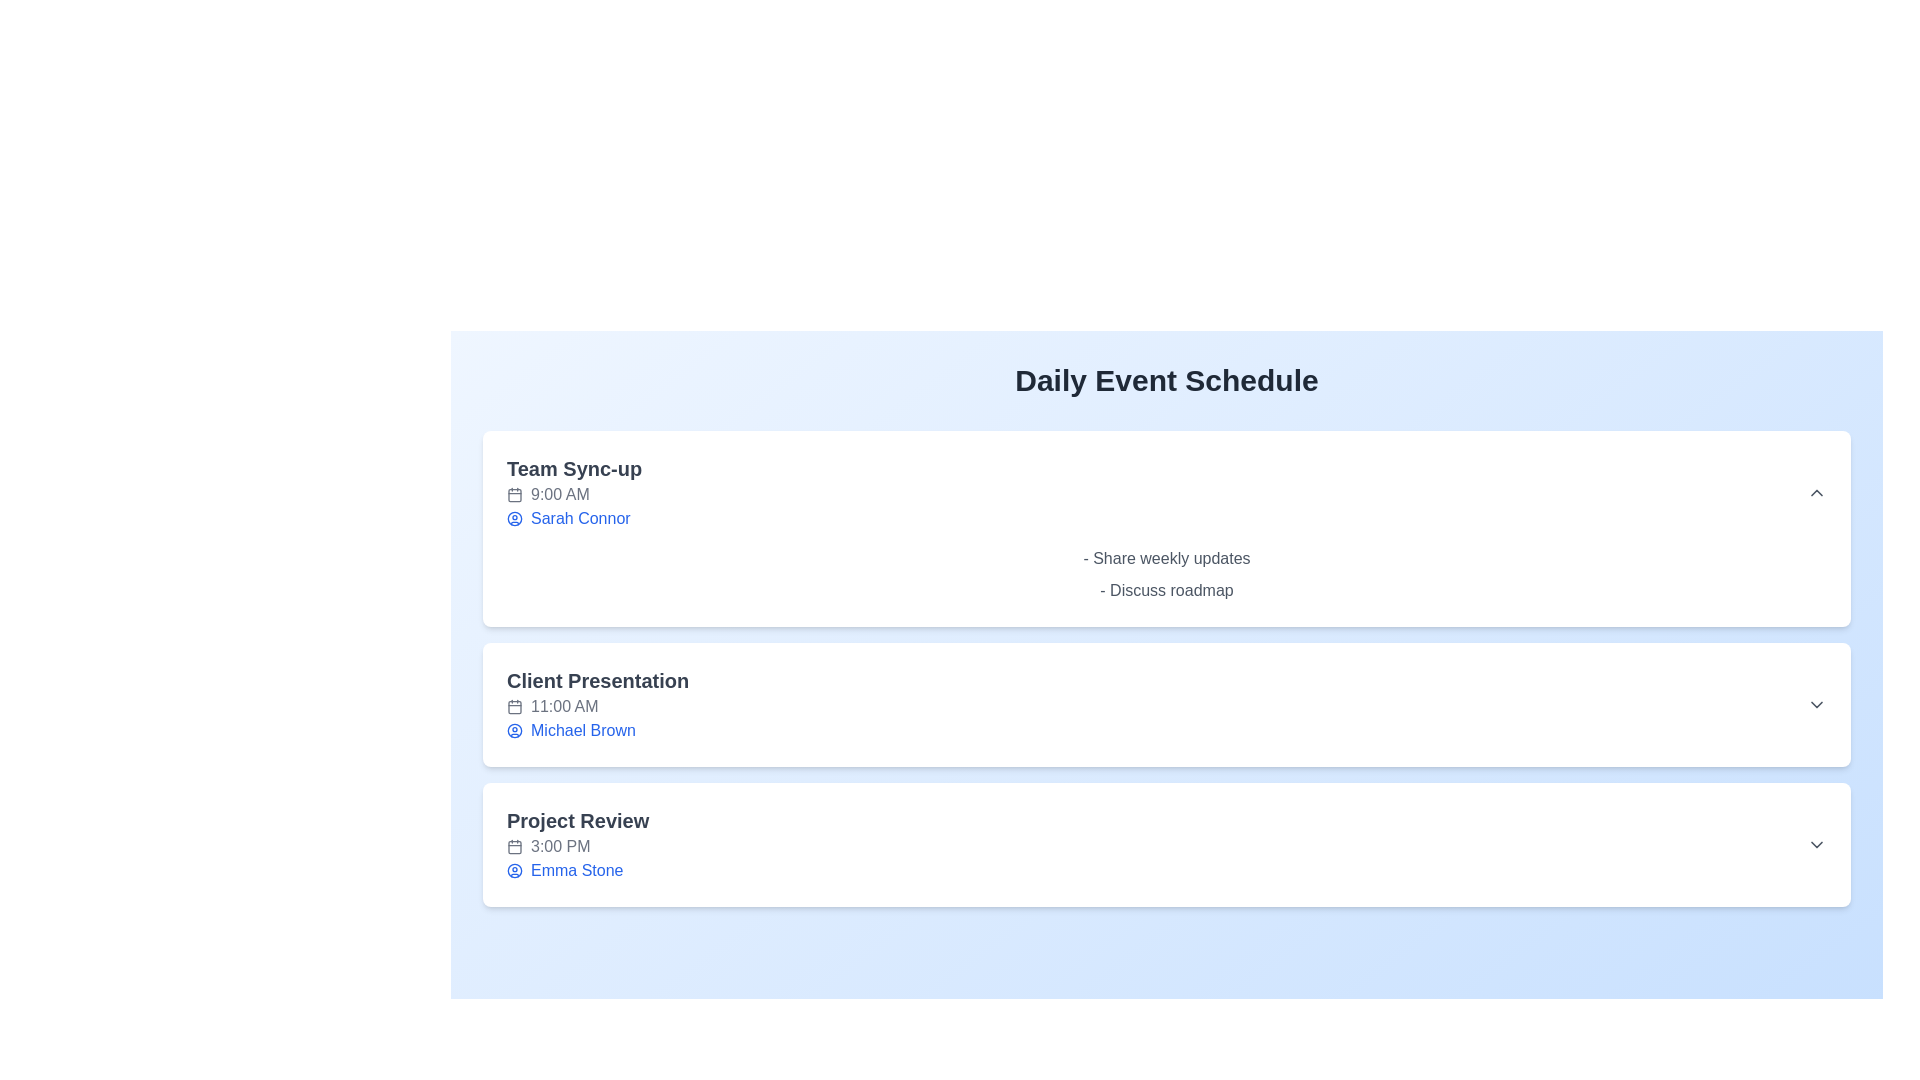 Image resolution: width=1920 pixels, height=1080 pixels. Describe the element at coordinates (577, 844) in the screenshot. I see `the Information Display Block that shows details of the scheduled event for 'Project Review' under 'Daily Event Schedule'` at that location.